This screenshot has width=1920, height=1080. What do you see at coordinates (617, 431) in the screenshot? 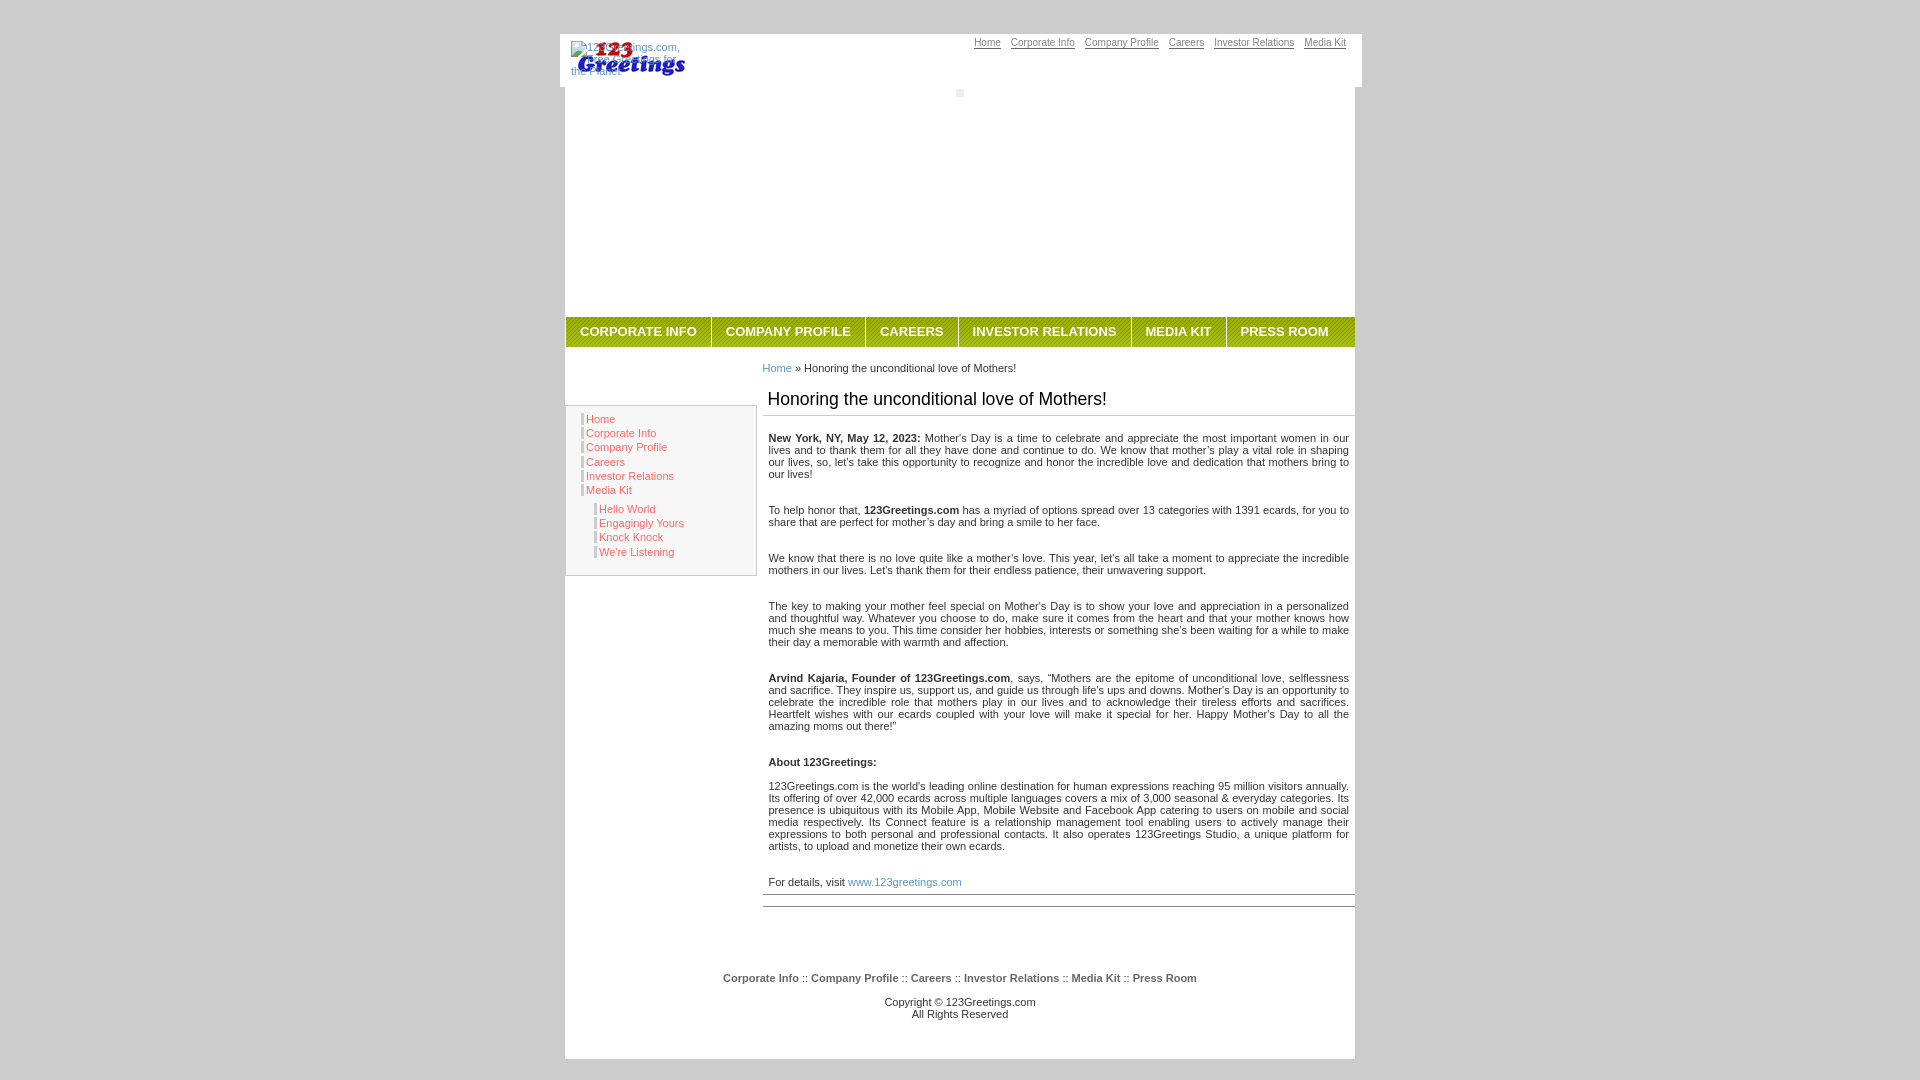
I see `'Corporate Info'` at bounding box center [617, 431].